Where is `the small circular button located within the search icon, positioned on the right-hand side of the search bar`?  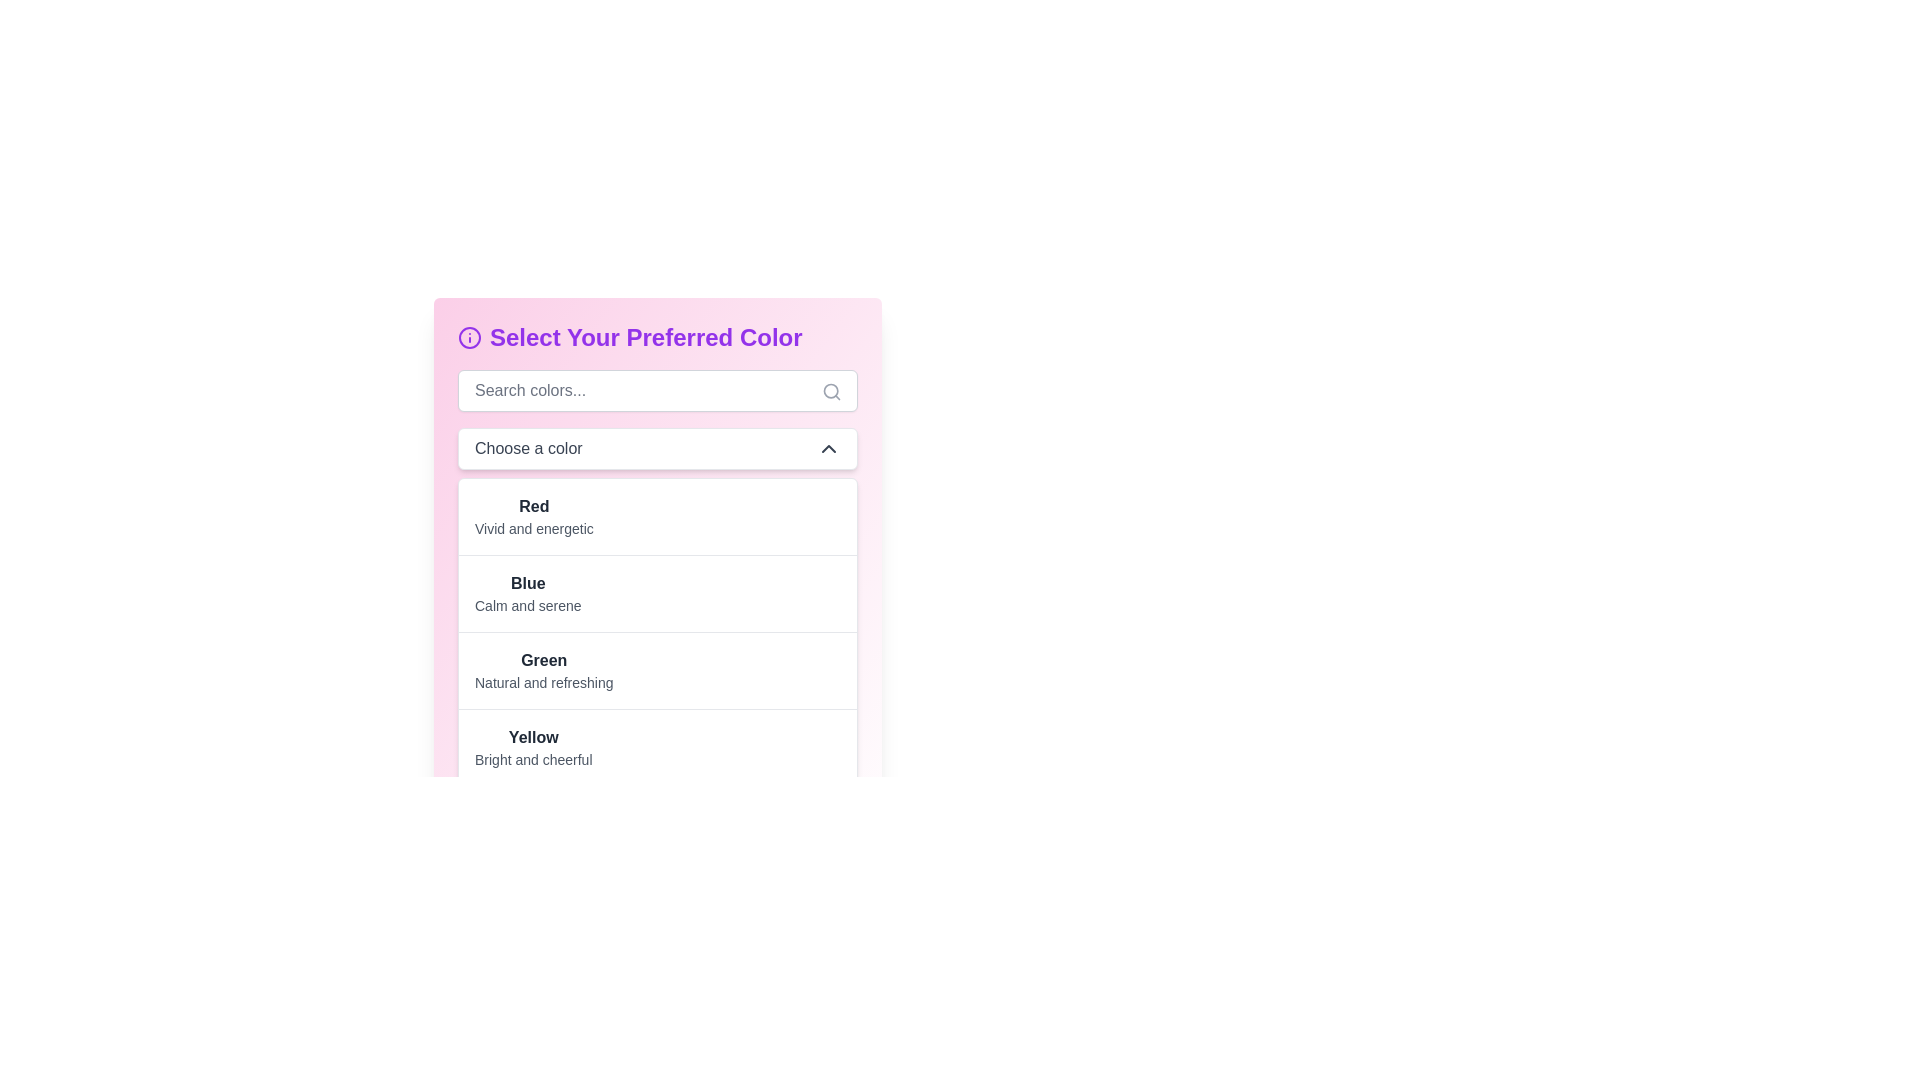
the small circular button located within the search icon, positioned on the right-hand side of the search bar is located at coordinates (831, 391).